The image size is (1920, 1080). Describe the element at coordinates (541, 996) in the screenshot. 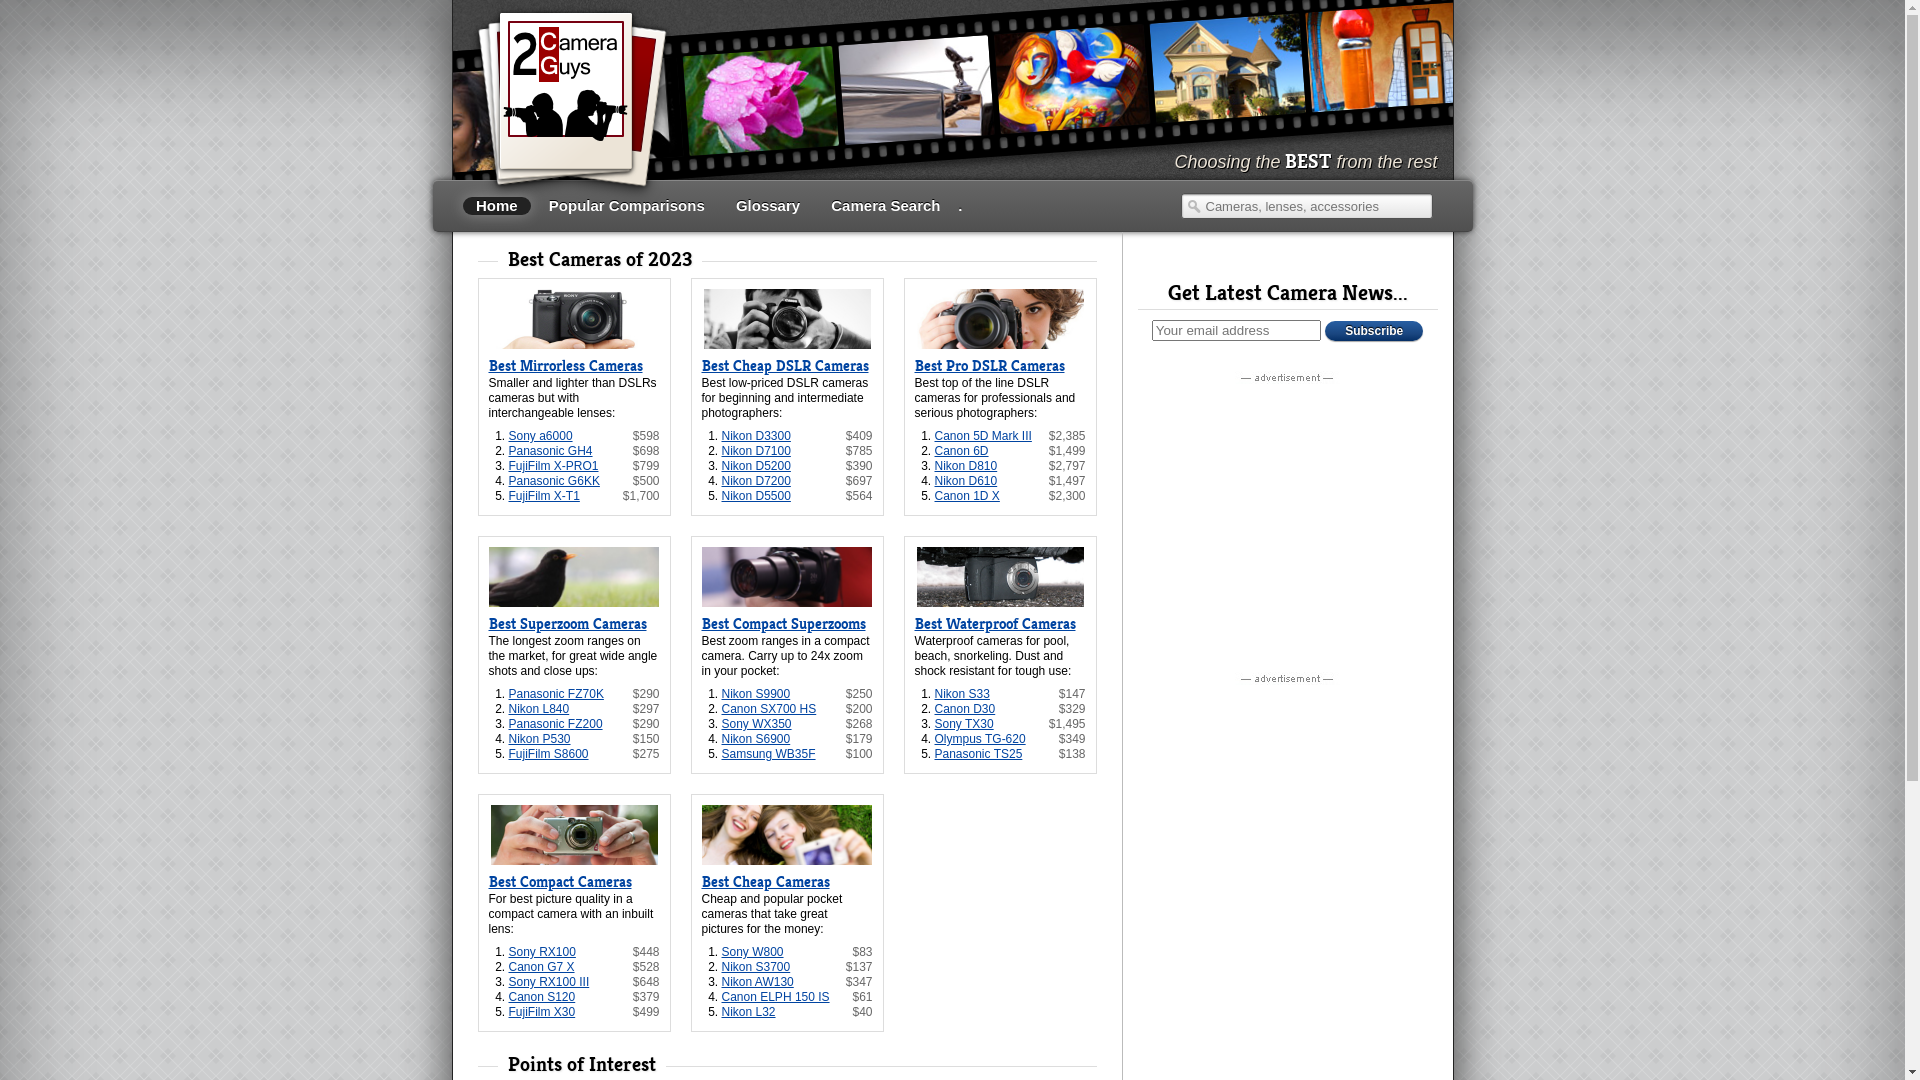

I see `'Canon S120'` at that location.